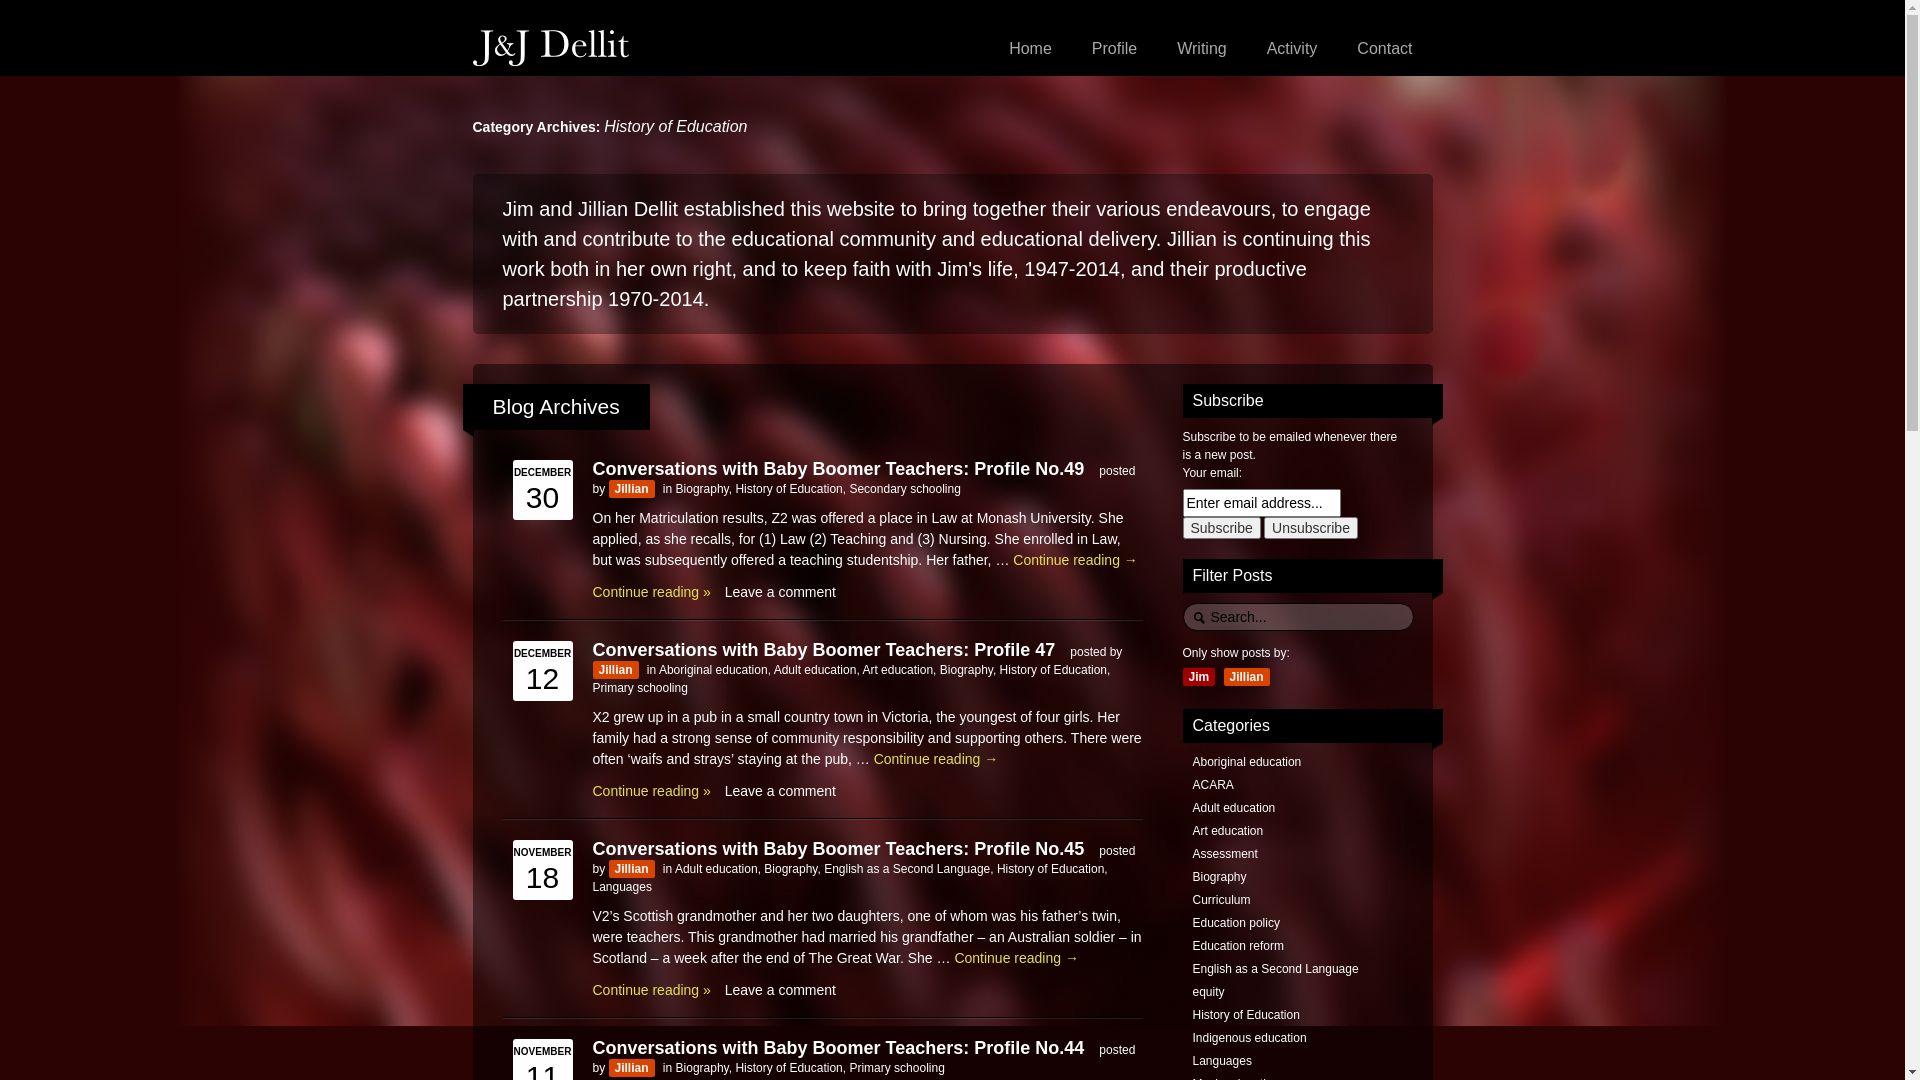 The image size is (1920, 1080). What do you see at coordinates (1383, 48) in the screenshot?
I see `'Contact'` at bounding box center [1383, 48].